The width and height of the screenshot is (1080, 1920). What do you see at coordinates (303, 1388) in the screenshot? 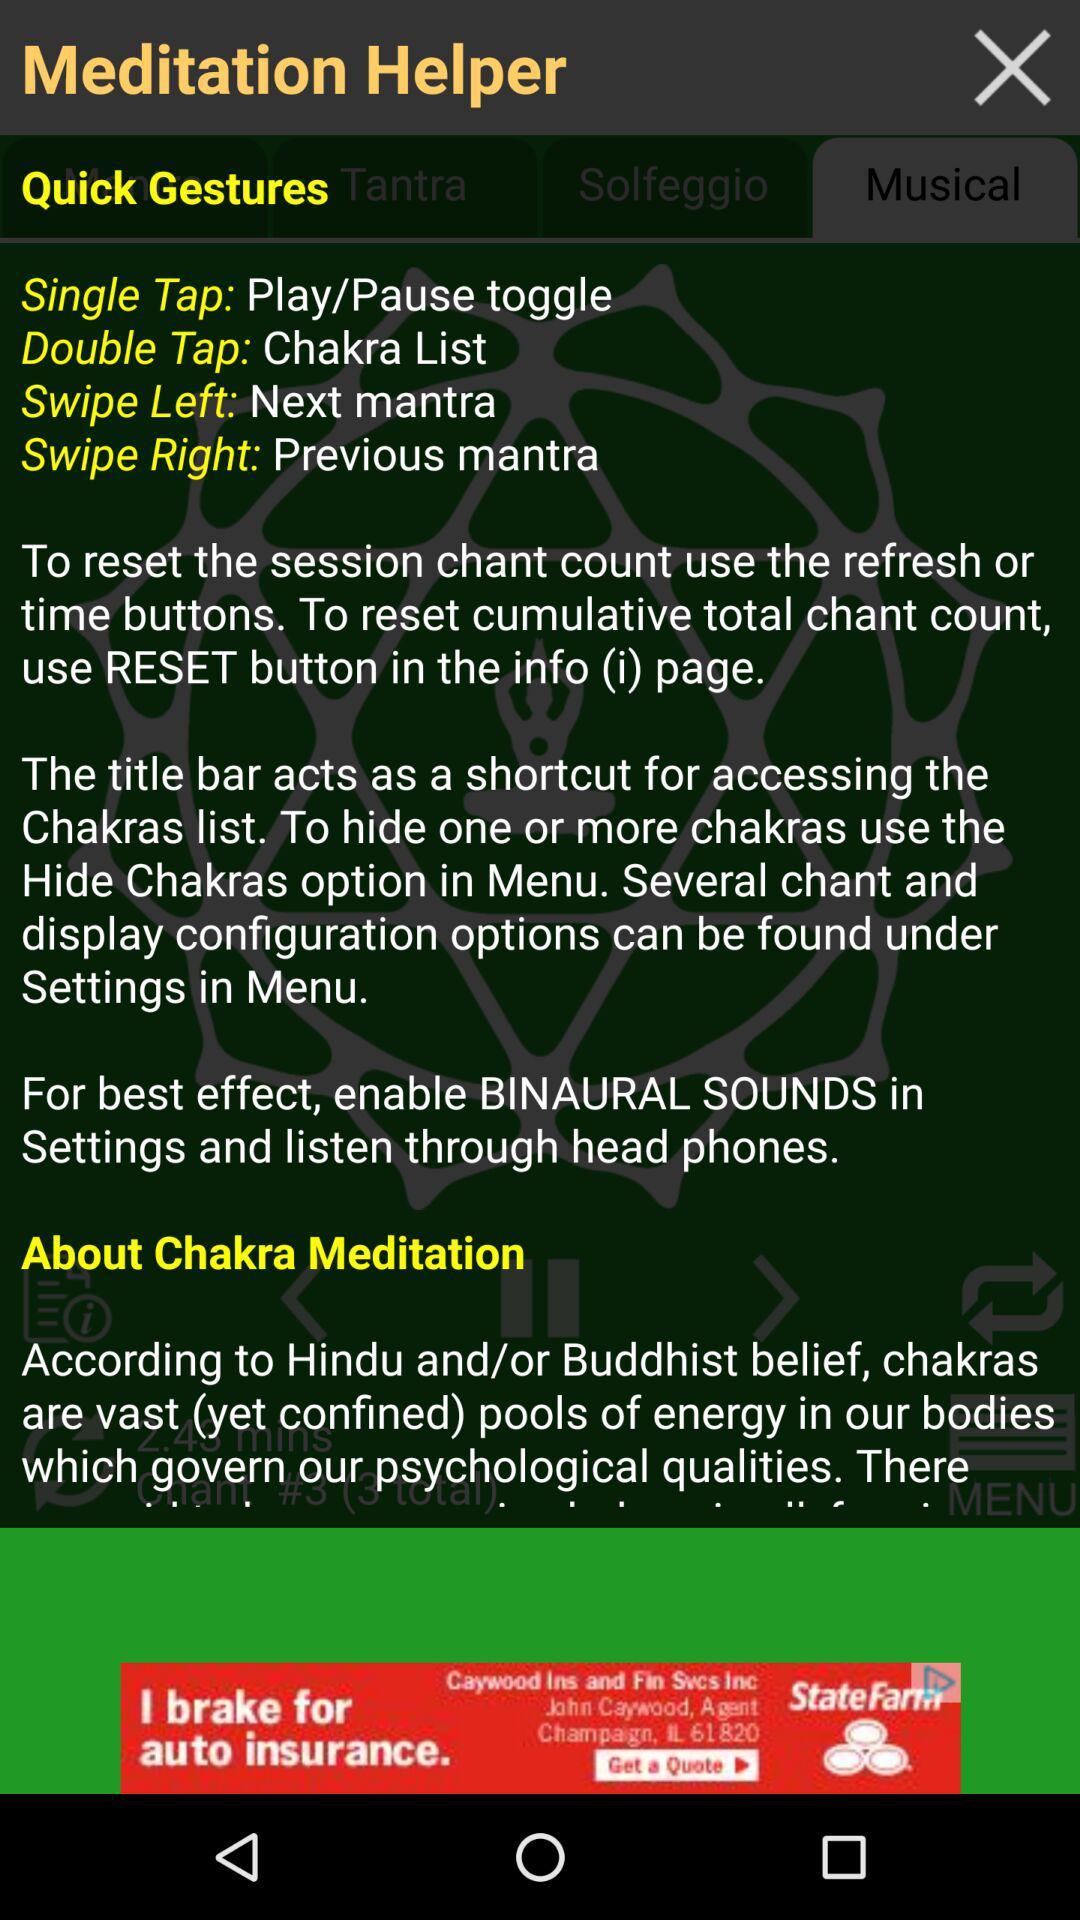
I see `the arrow_backward icon` at bounding box center [303, 1388].